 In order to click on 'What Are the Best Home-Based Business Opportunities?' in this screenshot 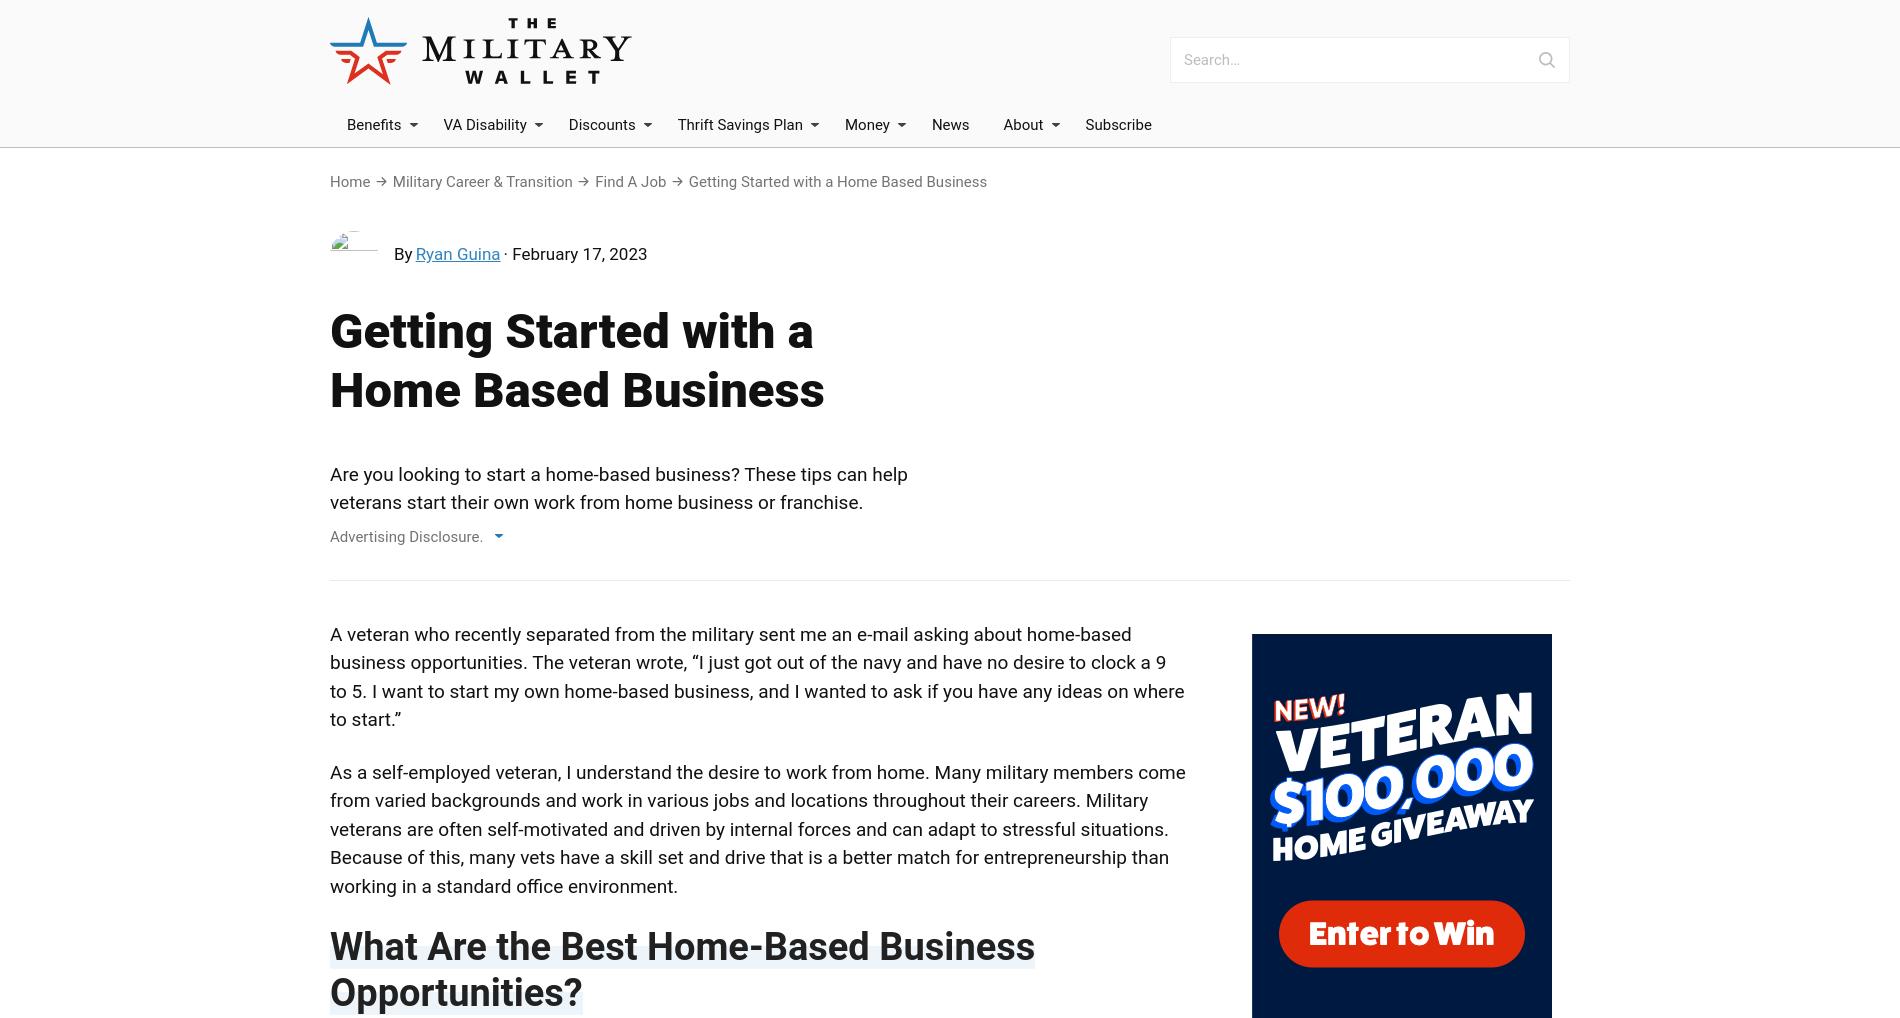, I will do `click(329, 969)`.